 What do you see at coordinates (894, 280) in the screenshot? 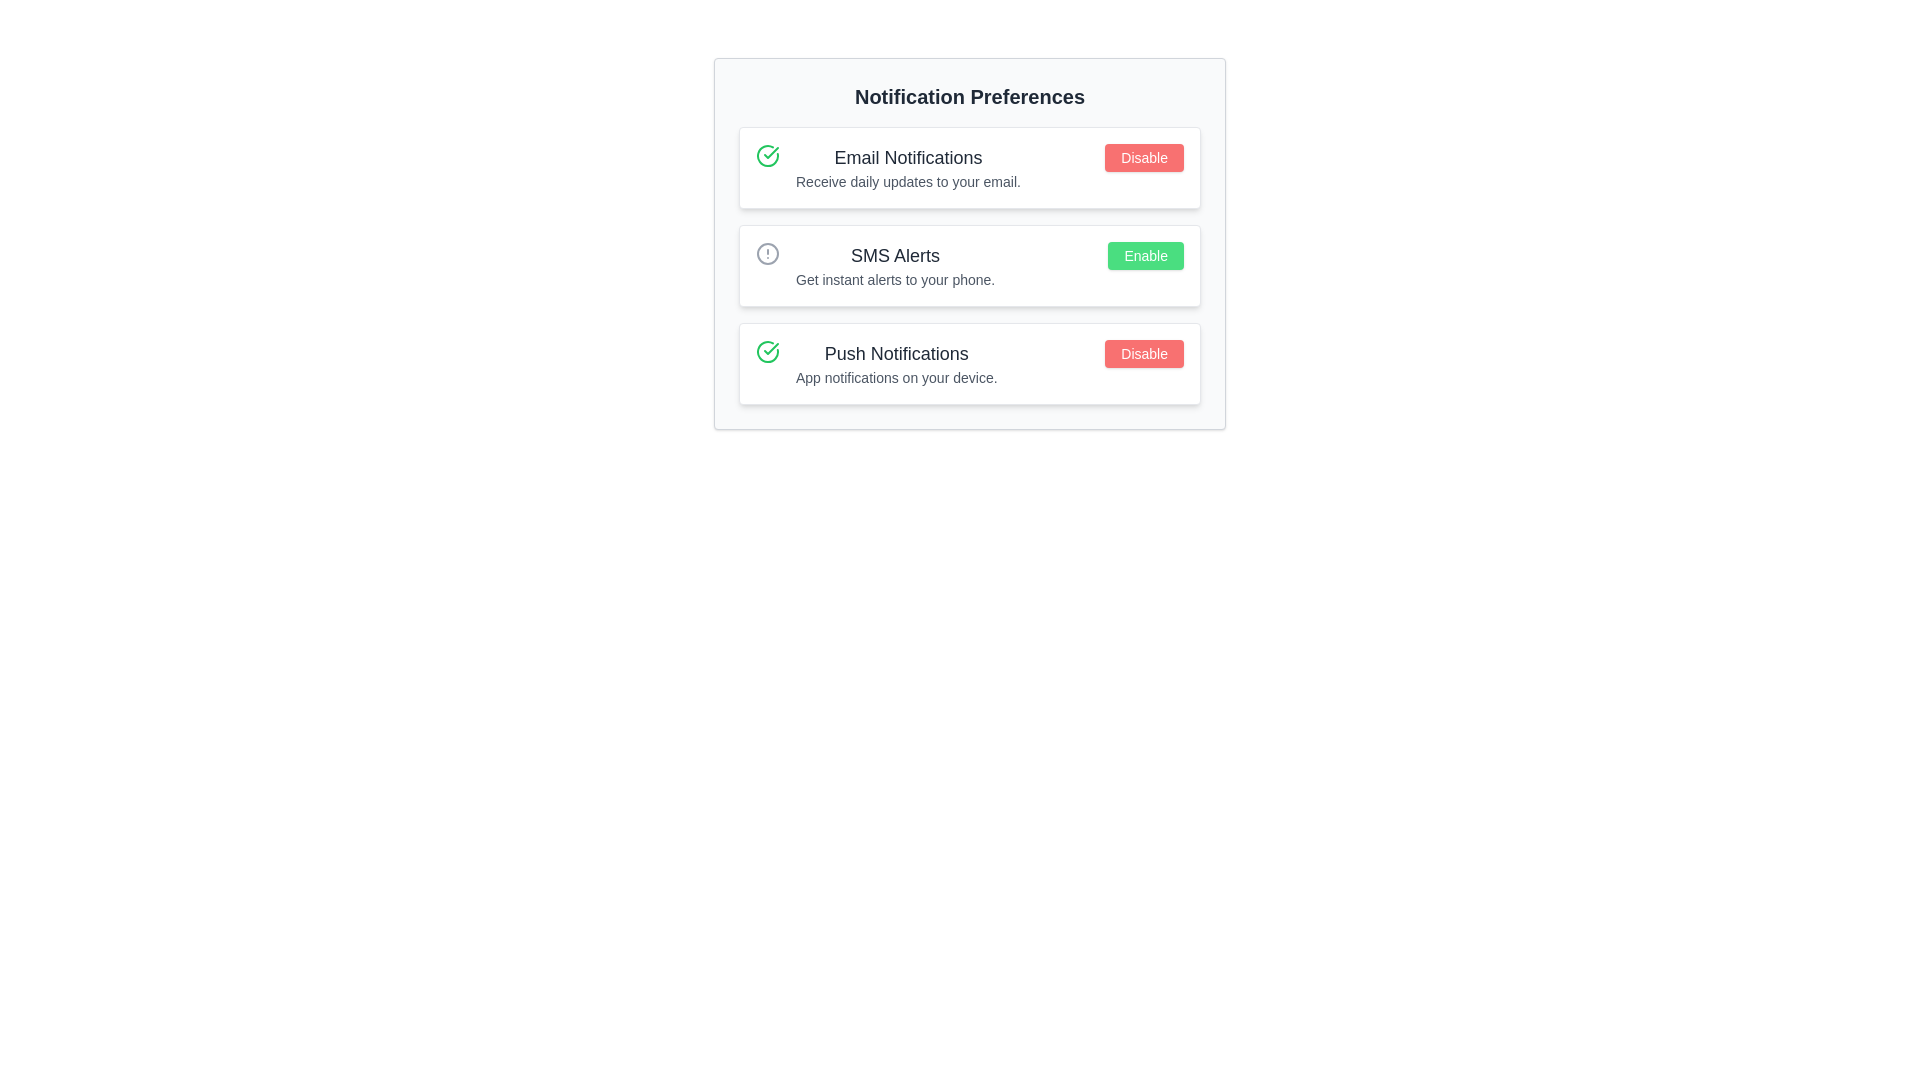
I see `descriptive text located directly under the header 'SMS Alerts' within the SMS Alerts notification card in the Notification Preferences panel` at bounding box center [894, 280].